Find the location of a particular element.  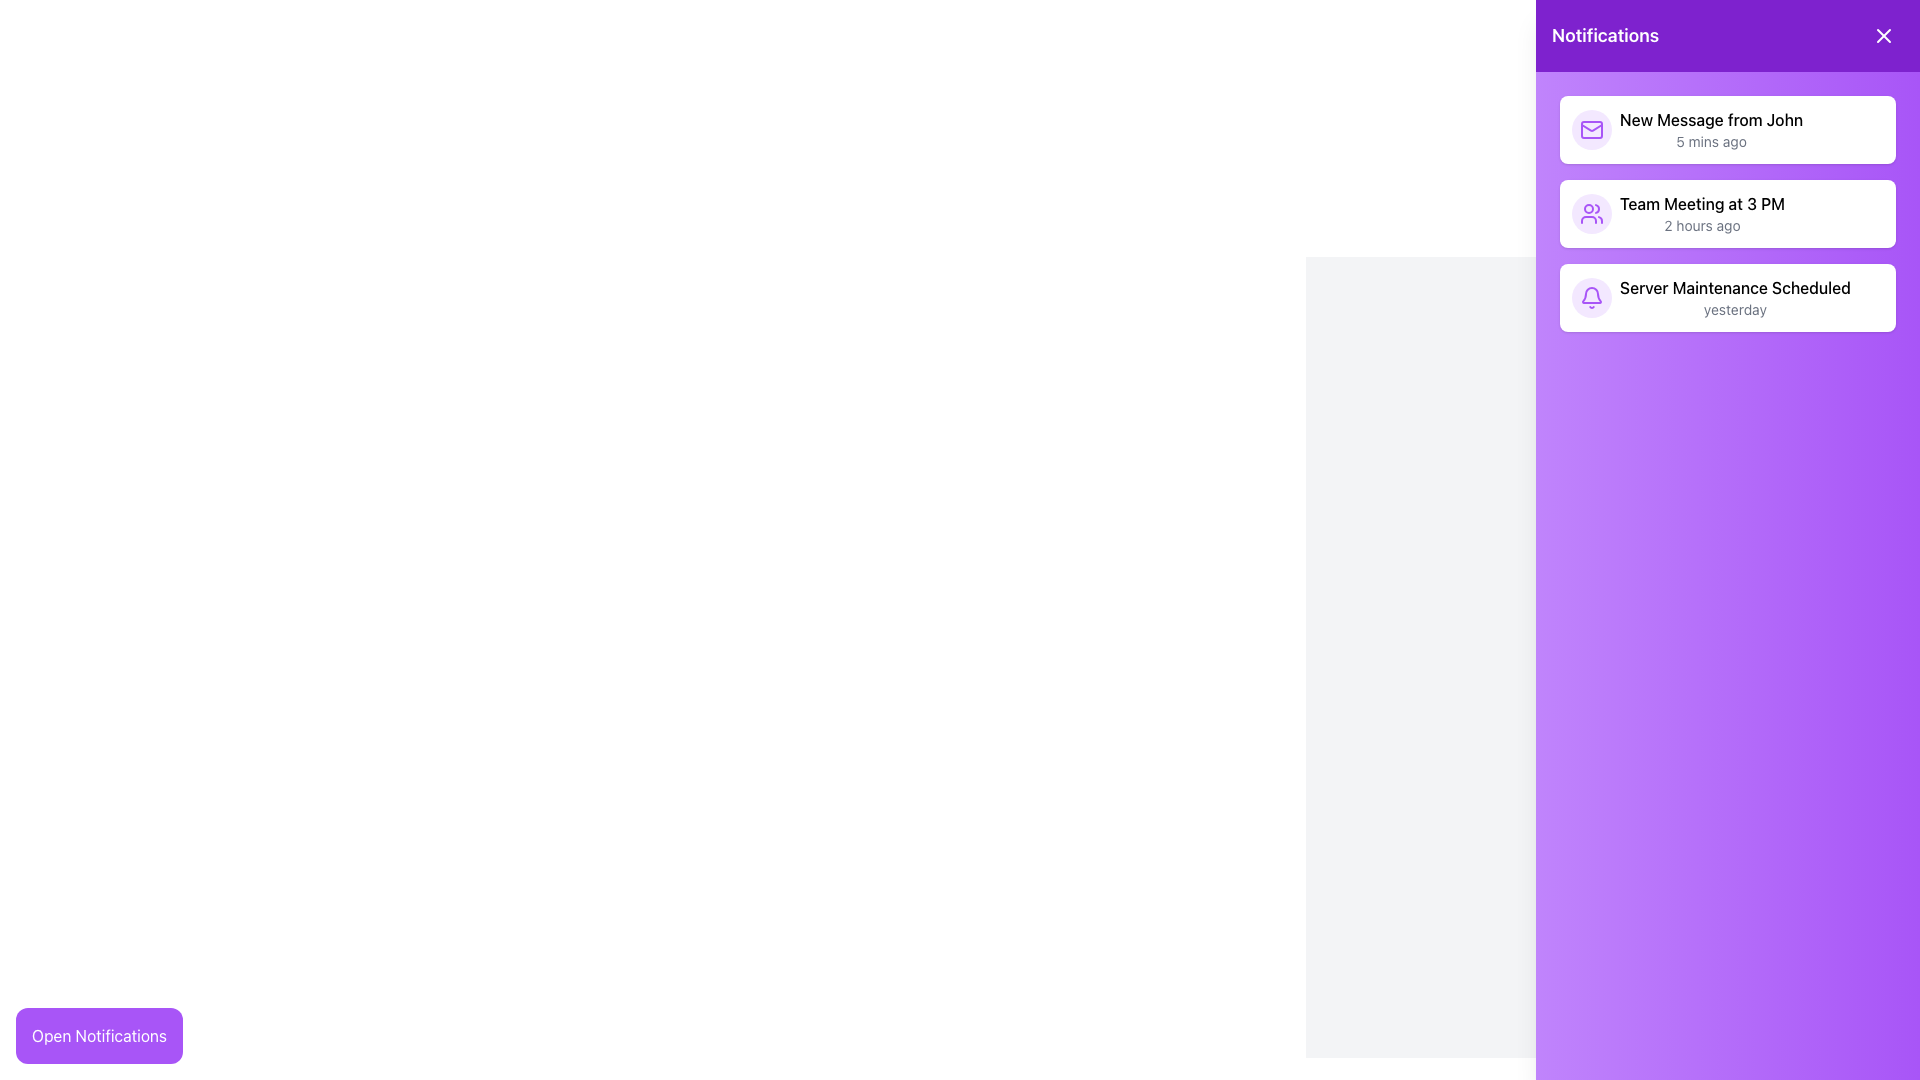

'Notifications' title text label located at the top of the purple notification panel, which is styled with a white, bold, large font is located at coordinates (1605, 35).